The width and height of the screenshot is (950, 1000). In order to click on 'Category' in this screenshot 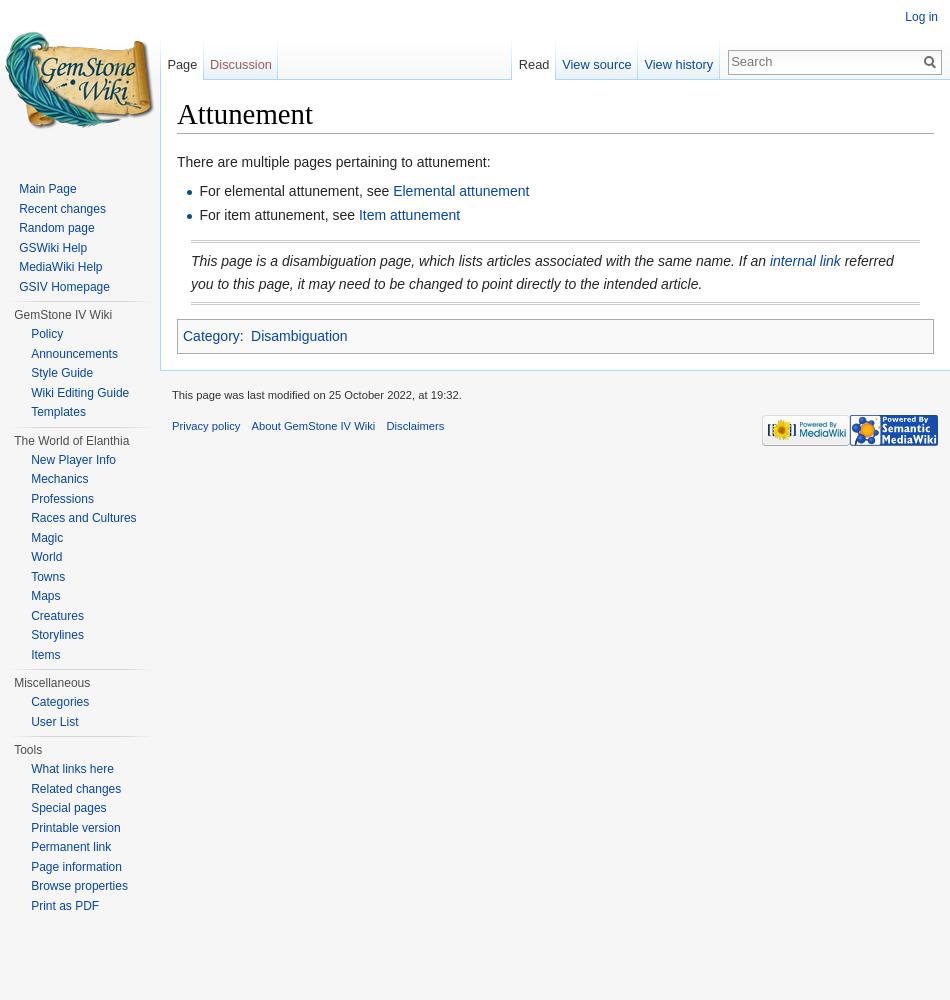, I will do `click(210, 335)`.